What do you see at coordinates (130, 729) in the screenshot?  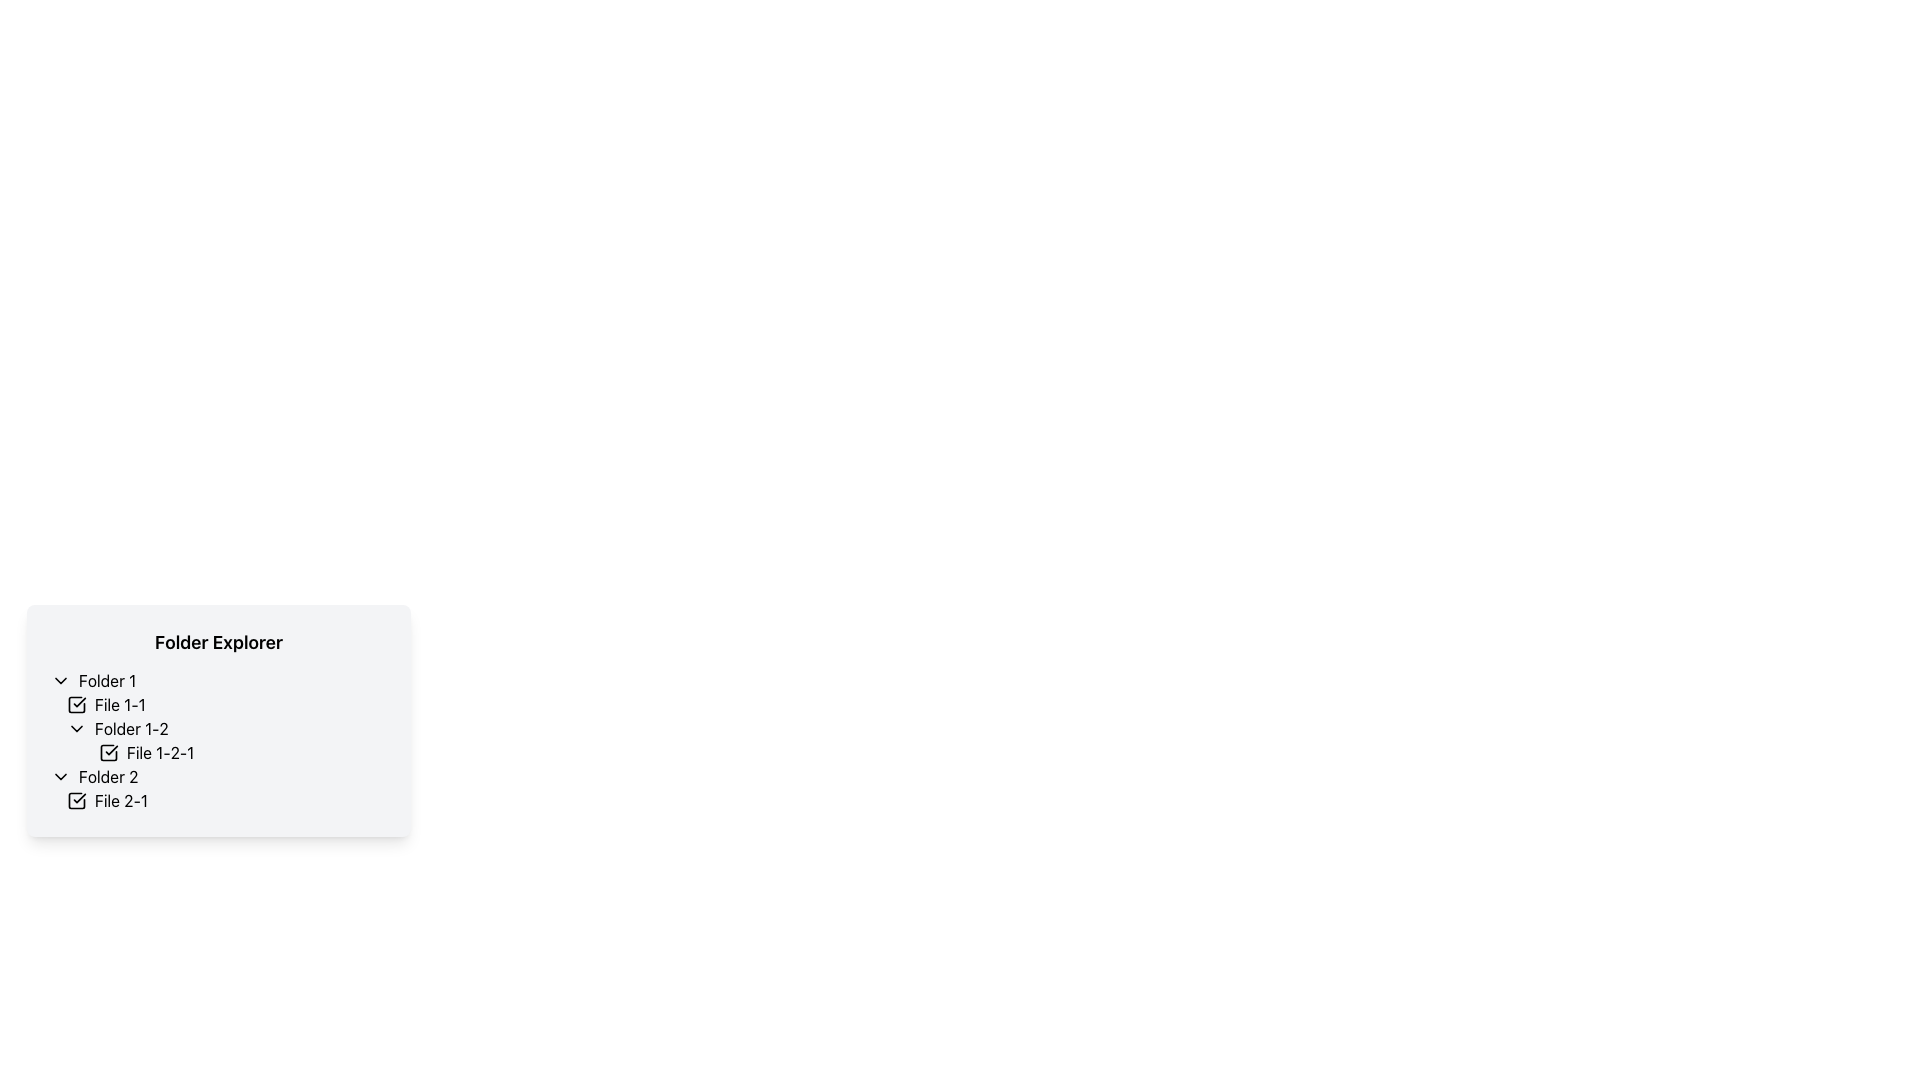 I see `the folder label 'Folder 1-2'` at bounding box center [130, 729].